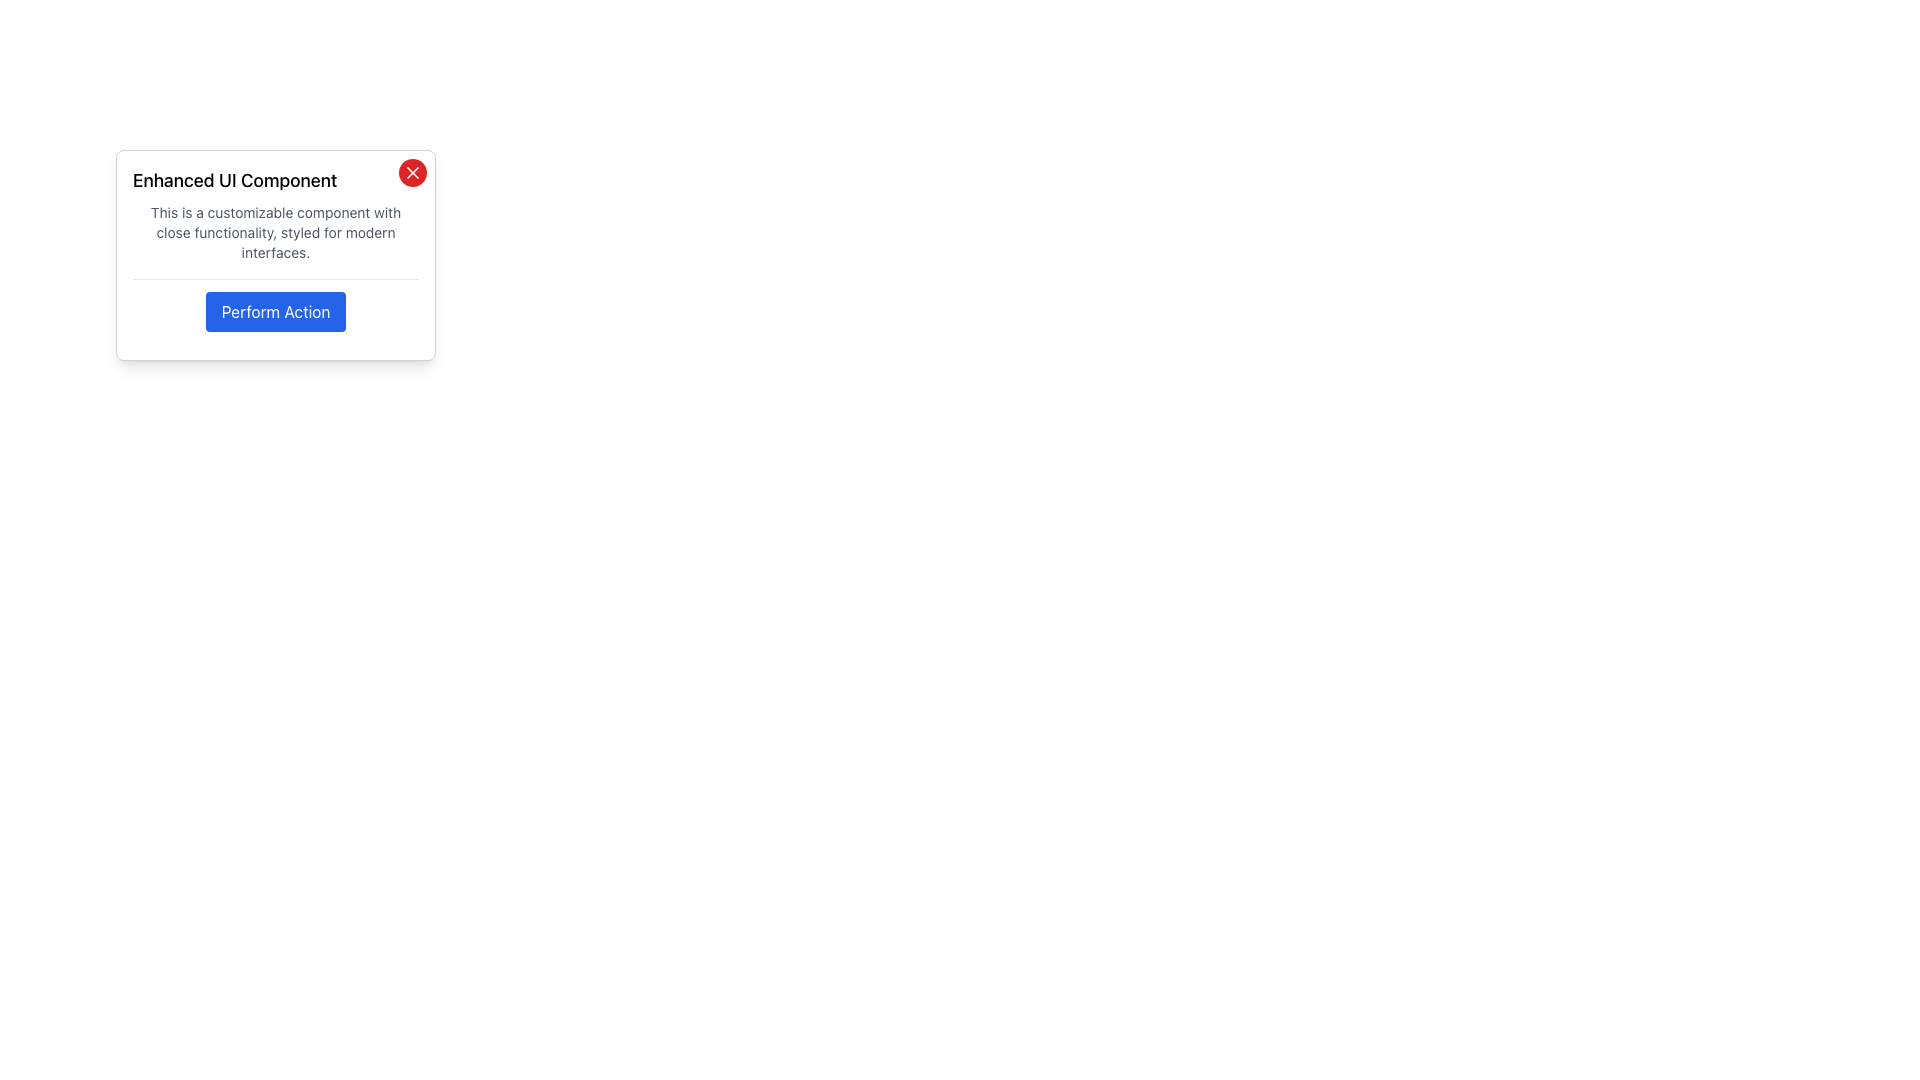 The width and height of the screenshot is (1920, 1080). I want to click on keyboard navigation, so click(411, 172).